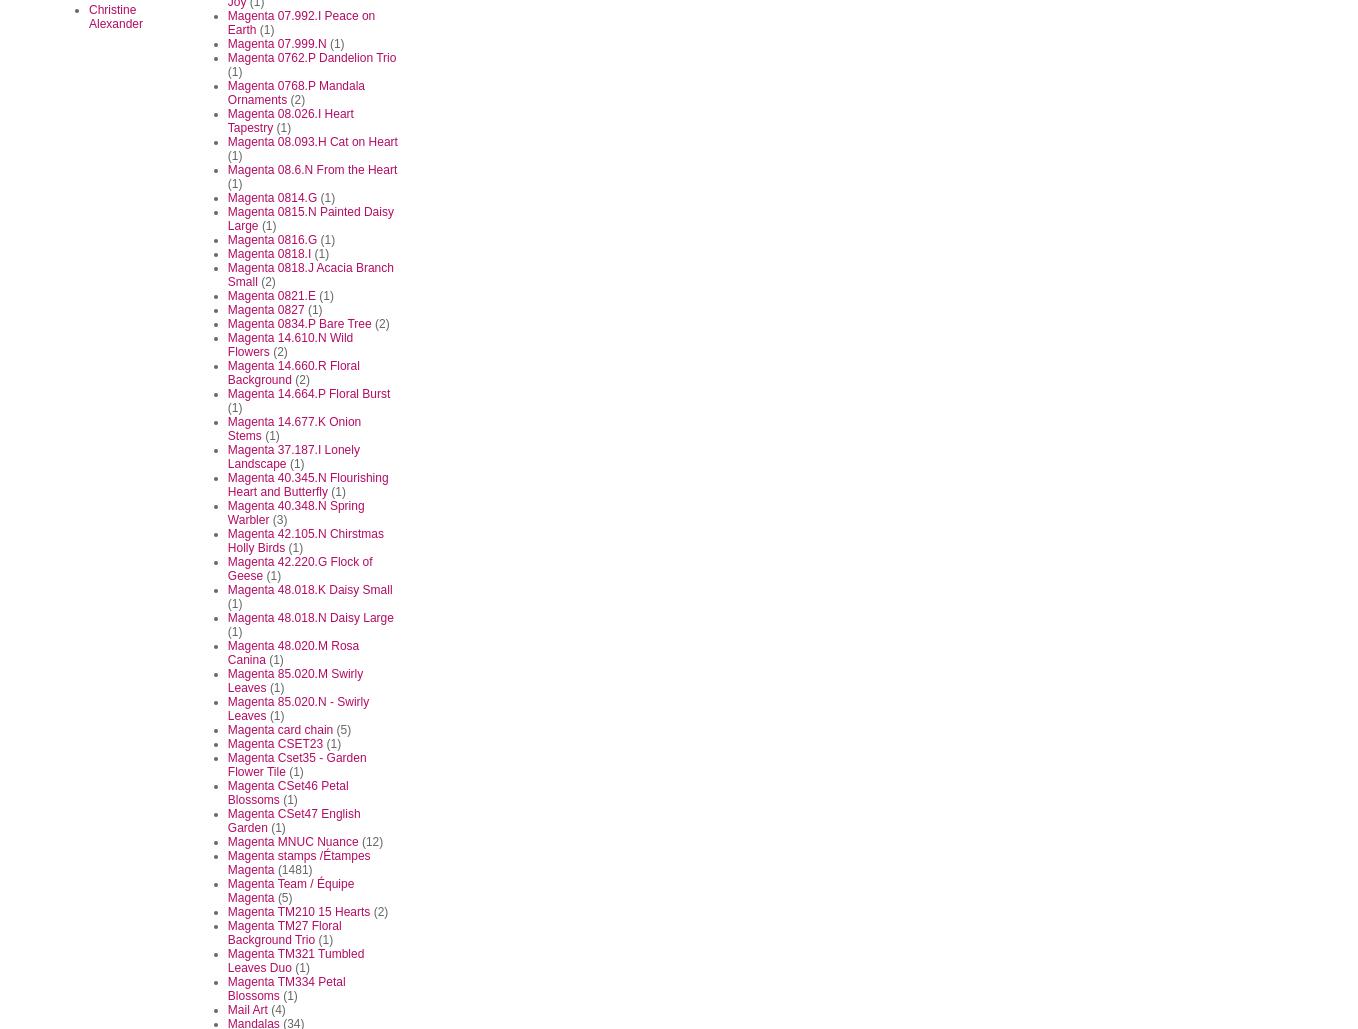  What do you see at coordinates (295, 764) in the screenshot?
I see `'Magenta Cset35 - Garden Flower Tile'` at bounding box center [295, 764].